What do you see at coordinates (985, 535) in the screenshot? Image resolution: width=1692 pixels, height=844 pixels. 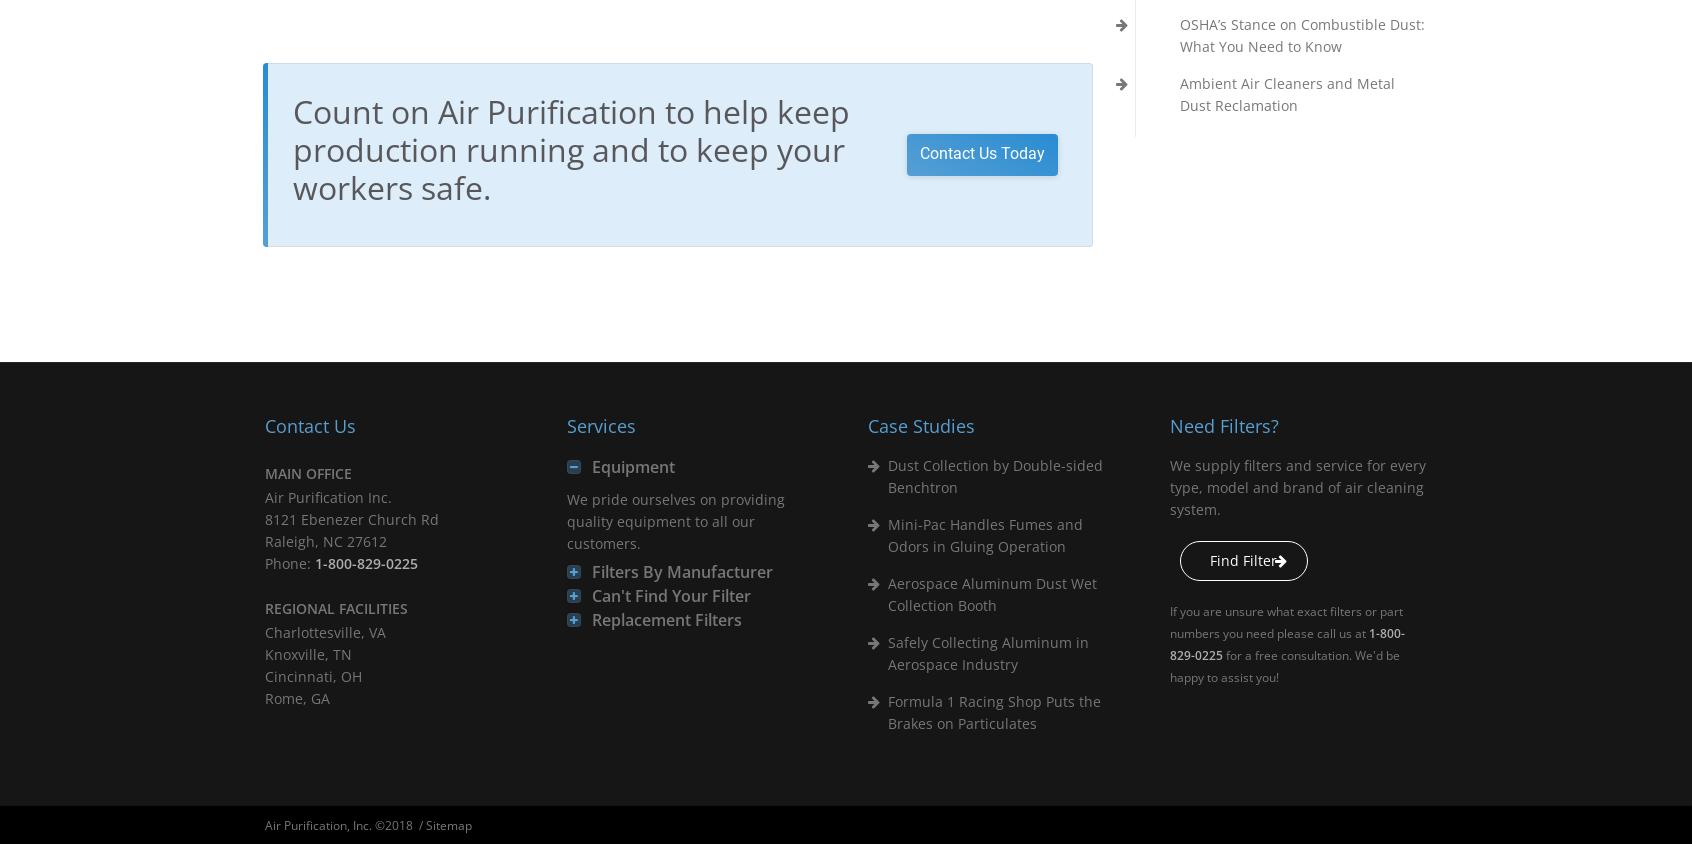 I see `'Mini-Pac Handles Fumes and Odors in Gluing Operation'` at bounding box center [985, 535].